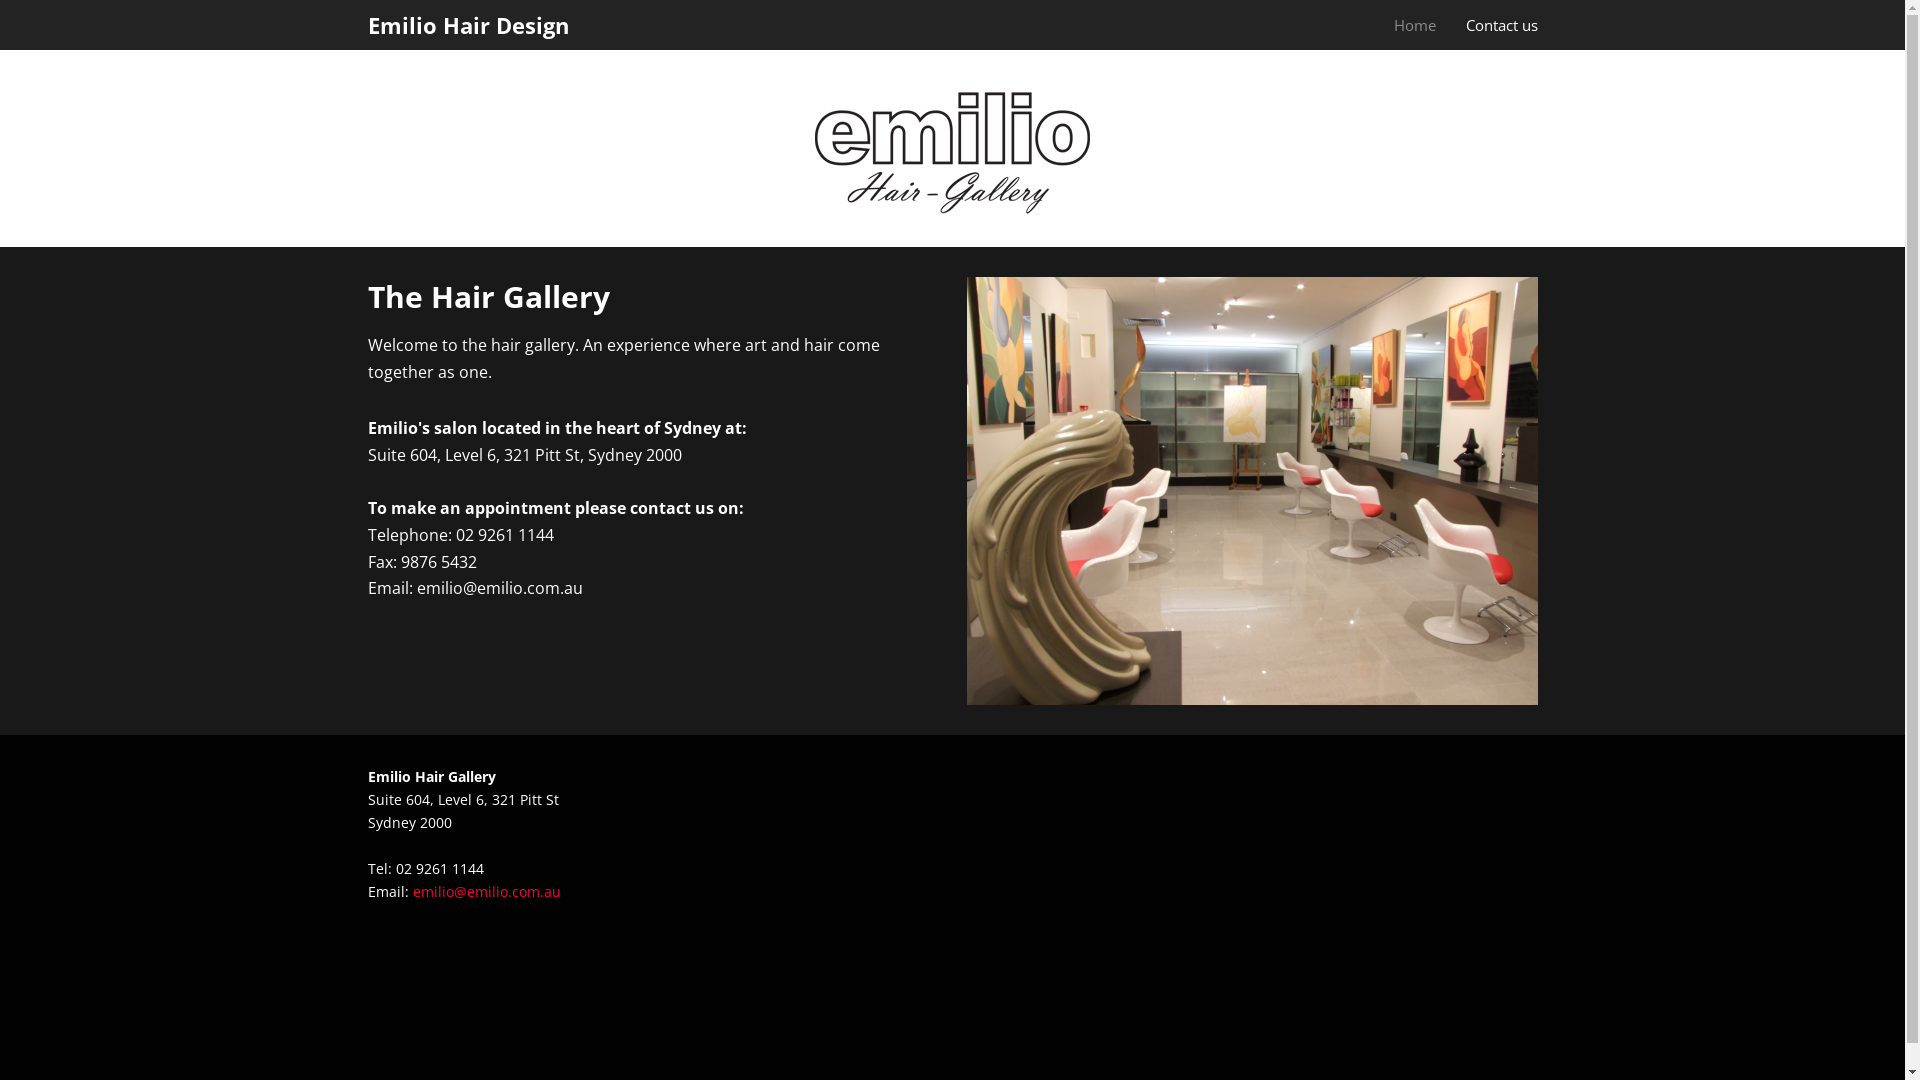  What do you see at coordinates (411, 890) in the screenshot?
I see `'emilio@emilio.com.au'` at bounding box center [411, 890].